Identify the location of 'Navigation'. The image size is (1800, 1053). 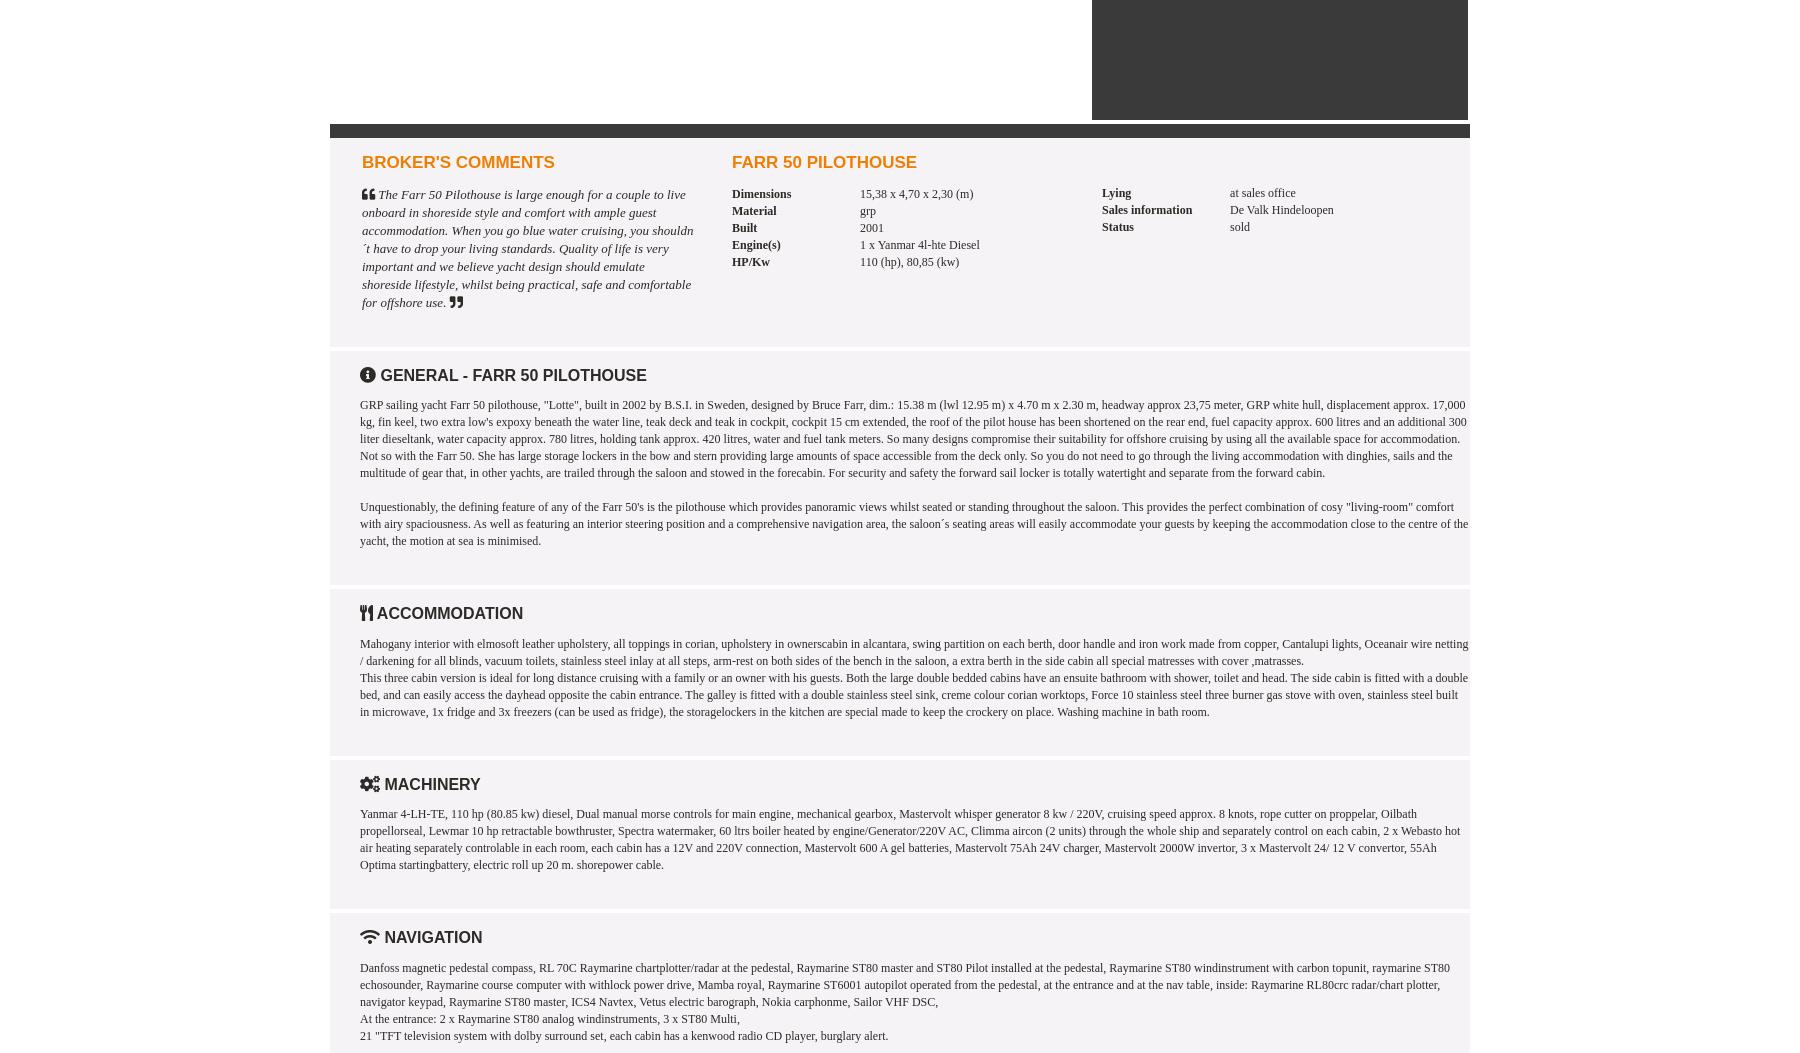
(379, 936).